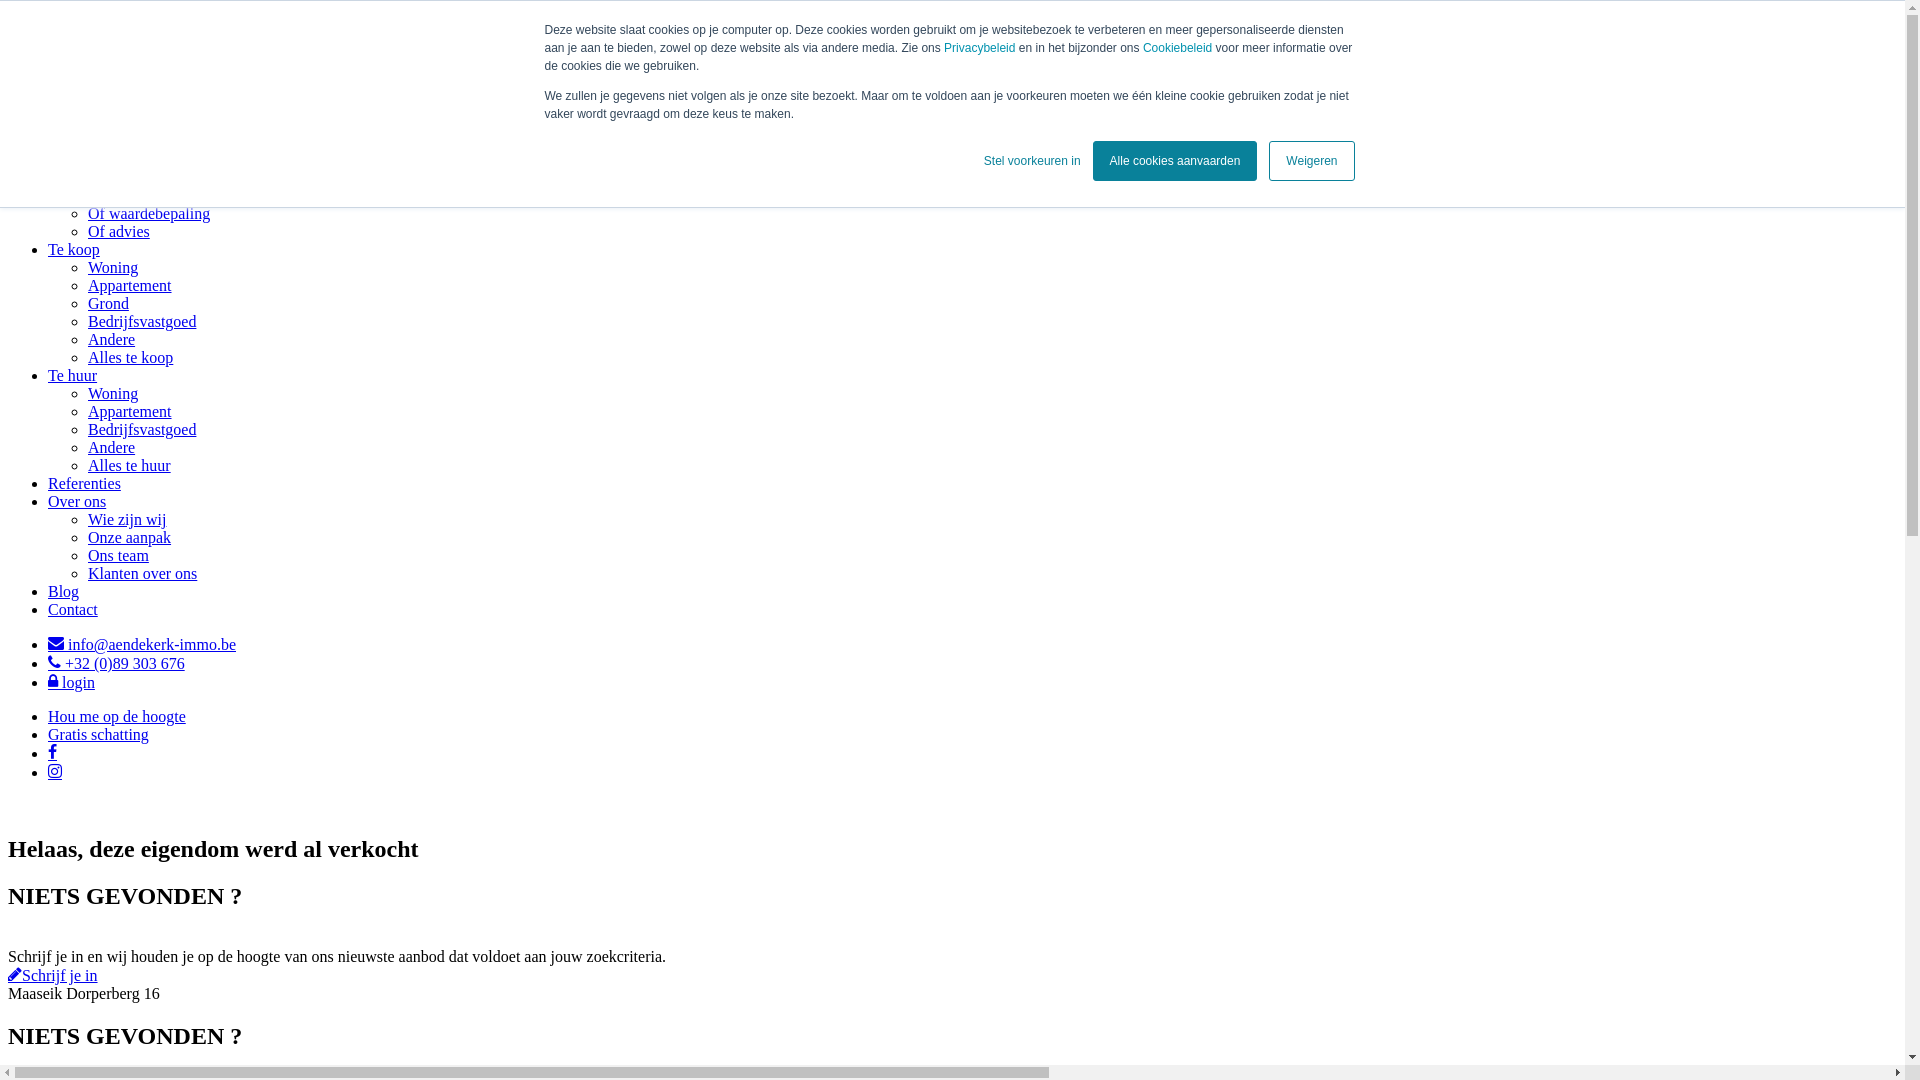  What do you see at coordinates (112, 393) in the screenshot?
I see `'Woning'` at bounding box center [112, 393].